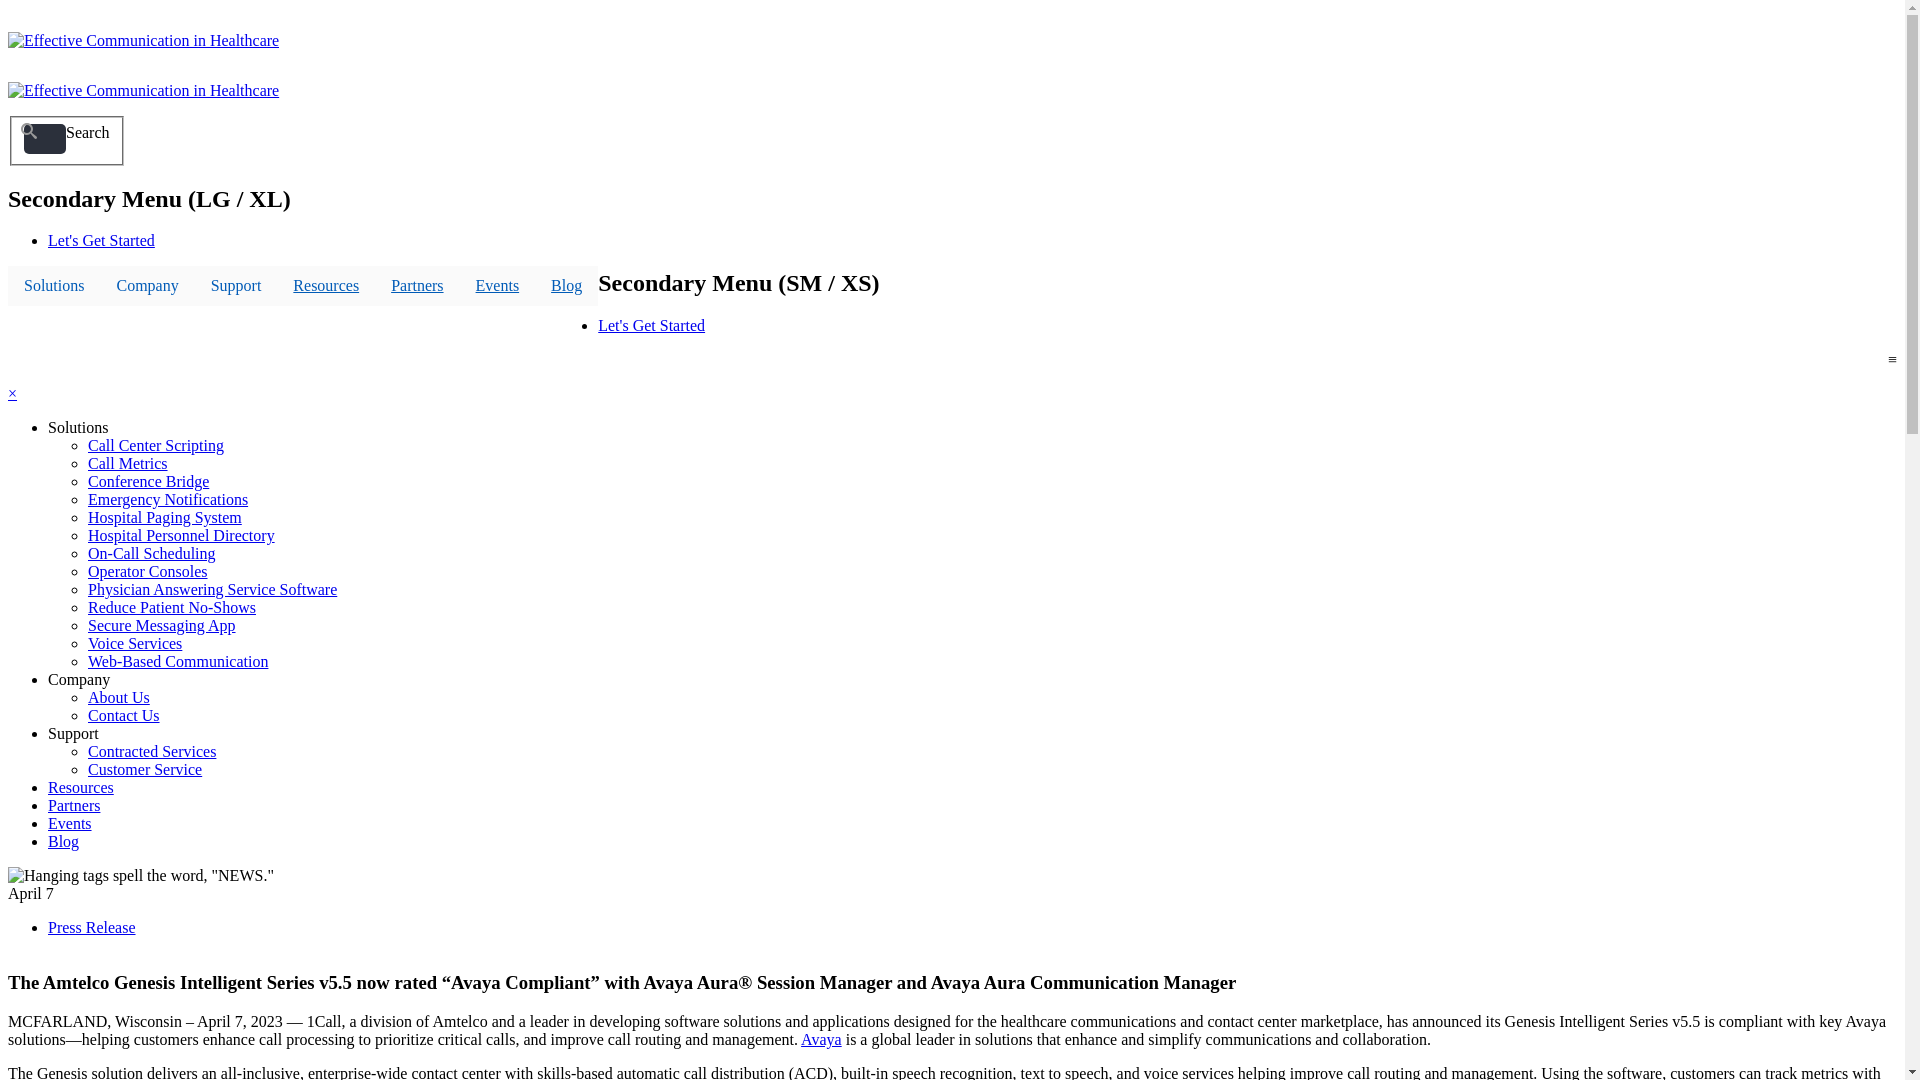 This screenshot has height=1080, width=1920. What do you see at coordinates (821, 1038) in the screenshot?
I see `'Avaya'` at bounding box center [821, 1038].